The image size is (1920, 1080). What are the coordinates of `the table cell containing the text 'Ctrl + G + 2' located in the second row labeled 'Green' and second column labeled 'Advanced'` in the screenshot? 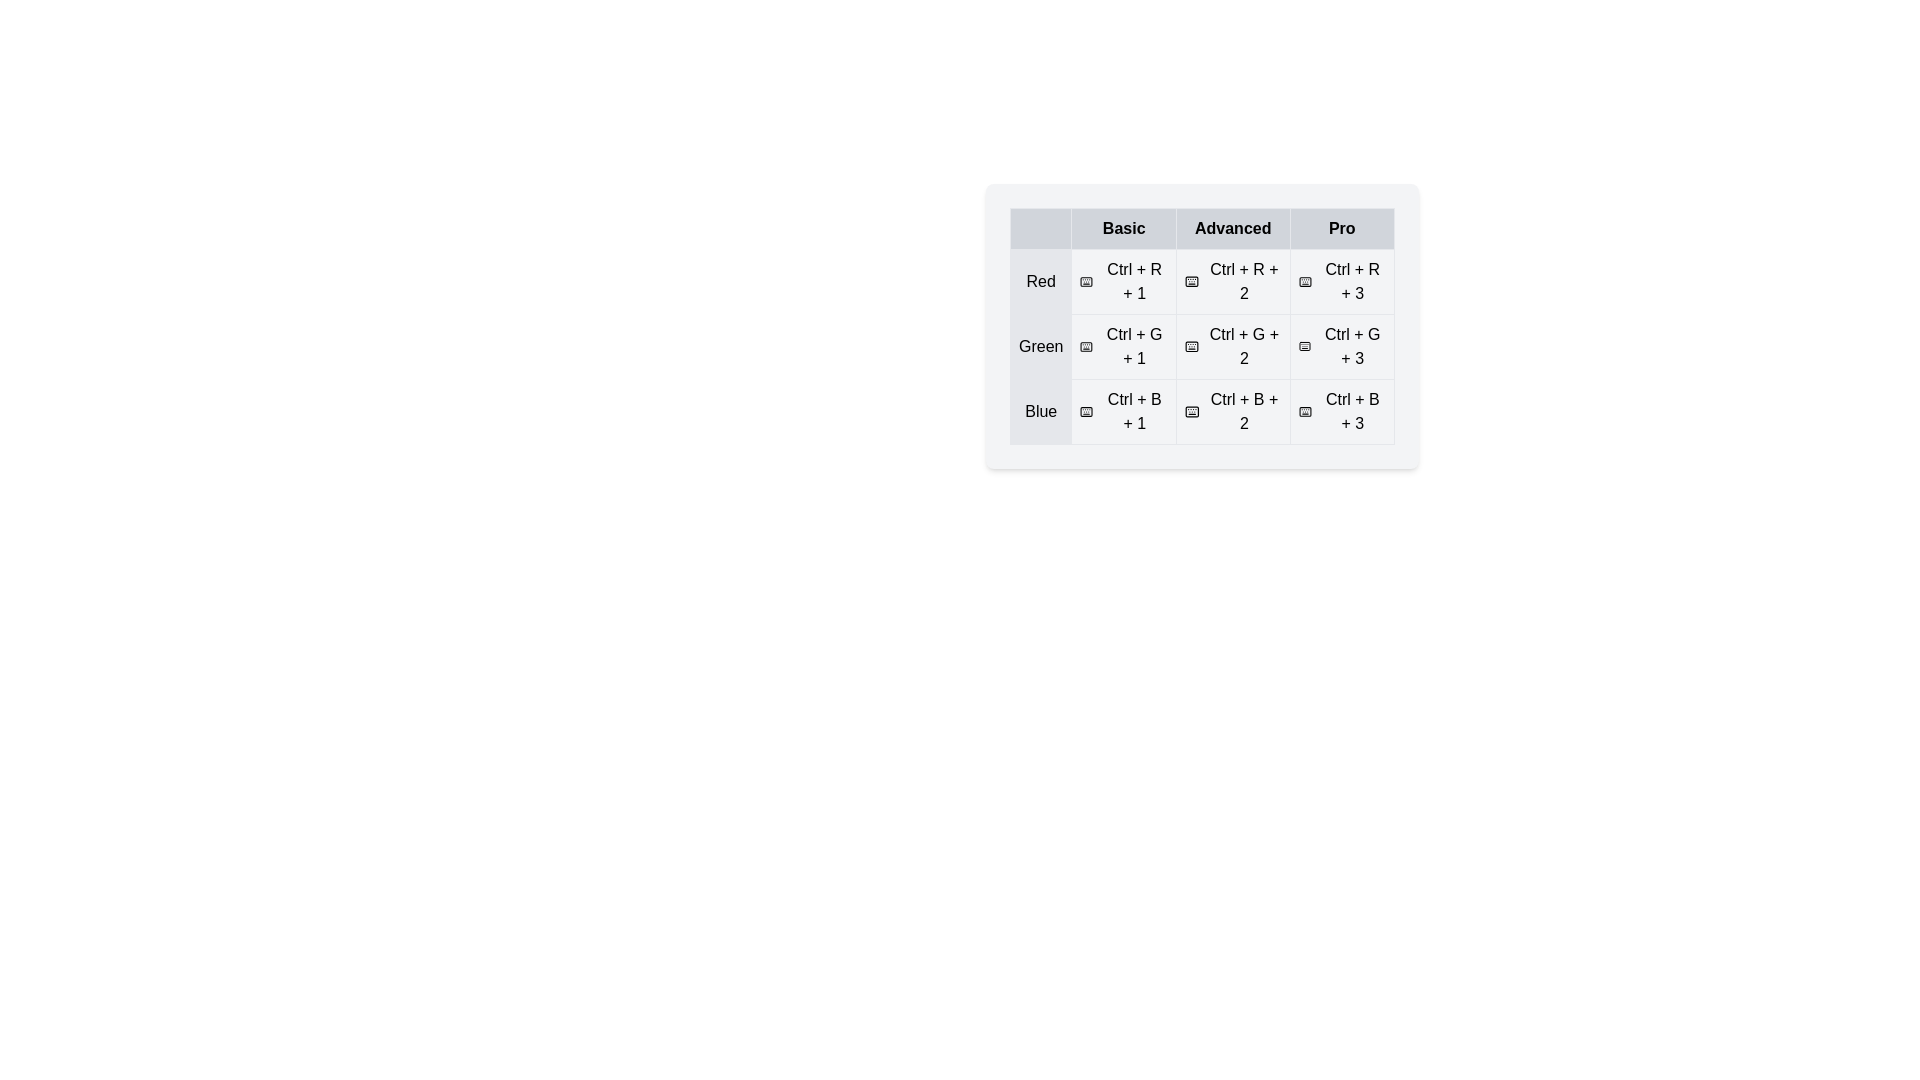 It's located at (1201, 325).